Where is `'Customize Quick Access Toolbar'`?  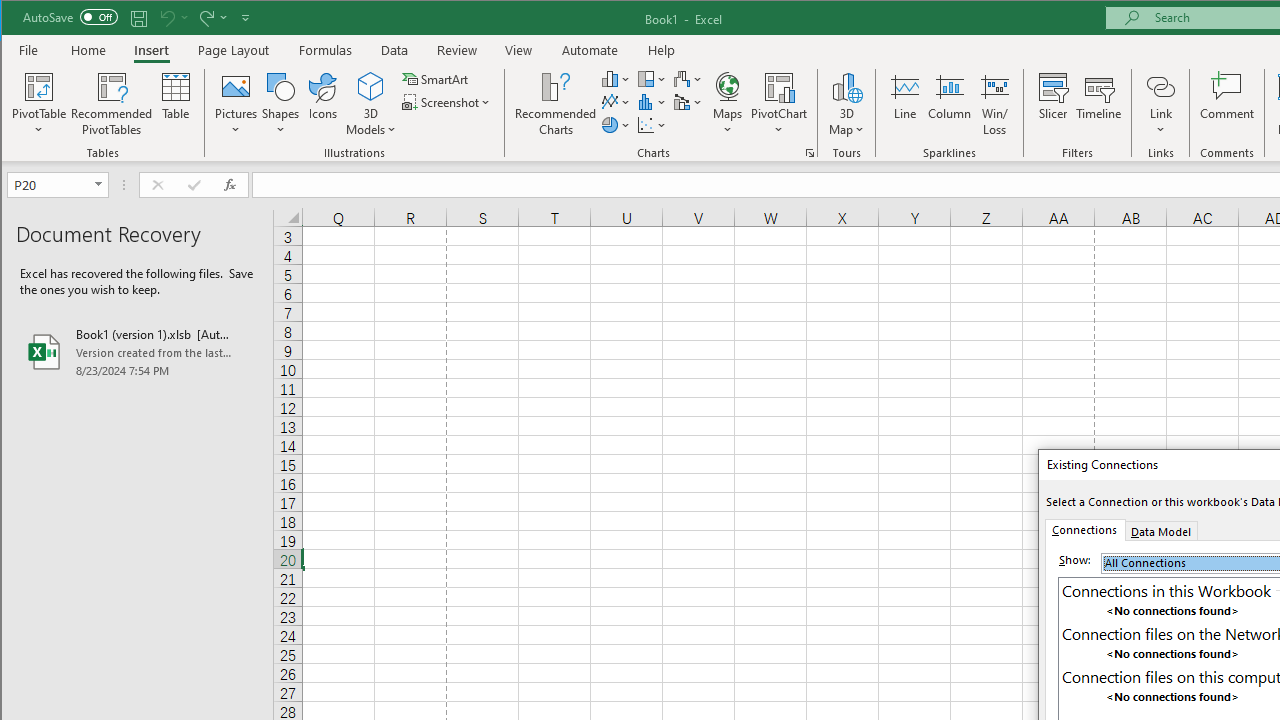 'Customize Quick Access Toolbar' is located at coordinates (244, 17).